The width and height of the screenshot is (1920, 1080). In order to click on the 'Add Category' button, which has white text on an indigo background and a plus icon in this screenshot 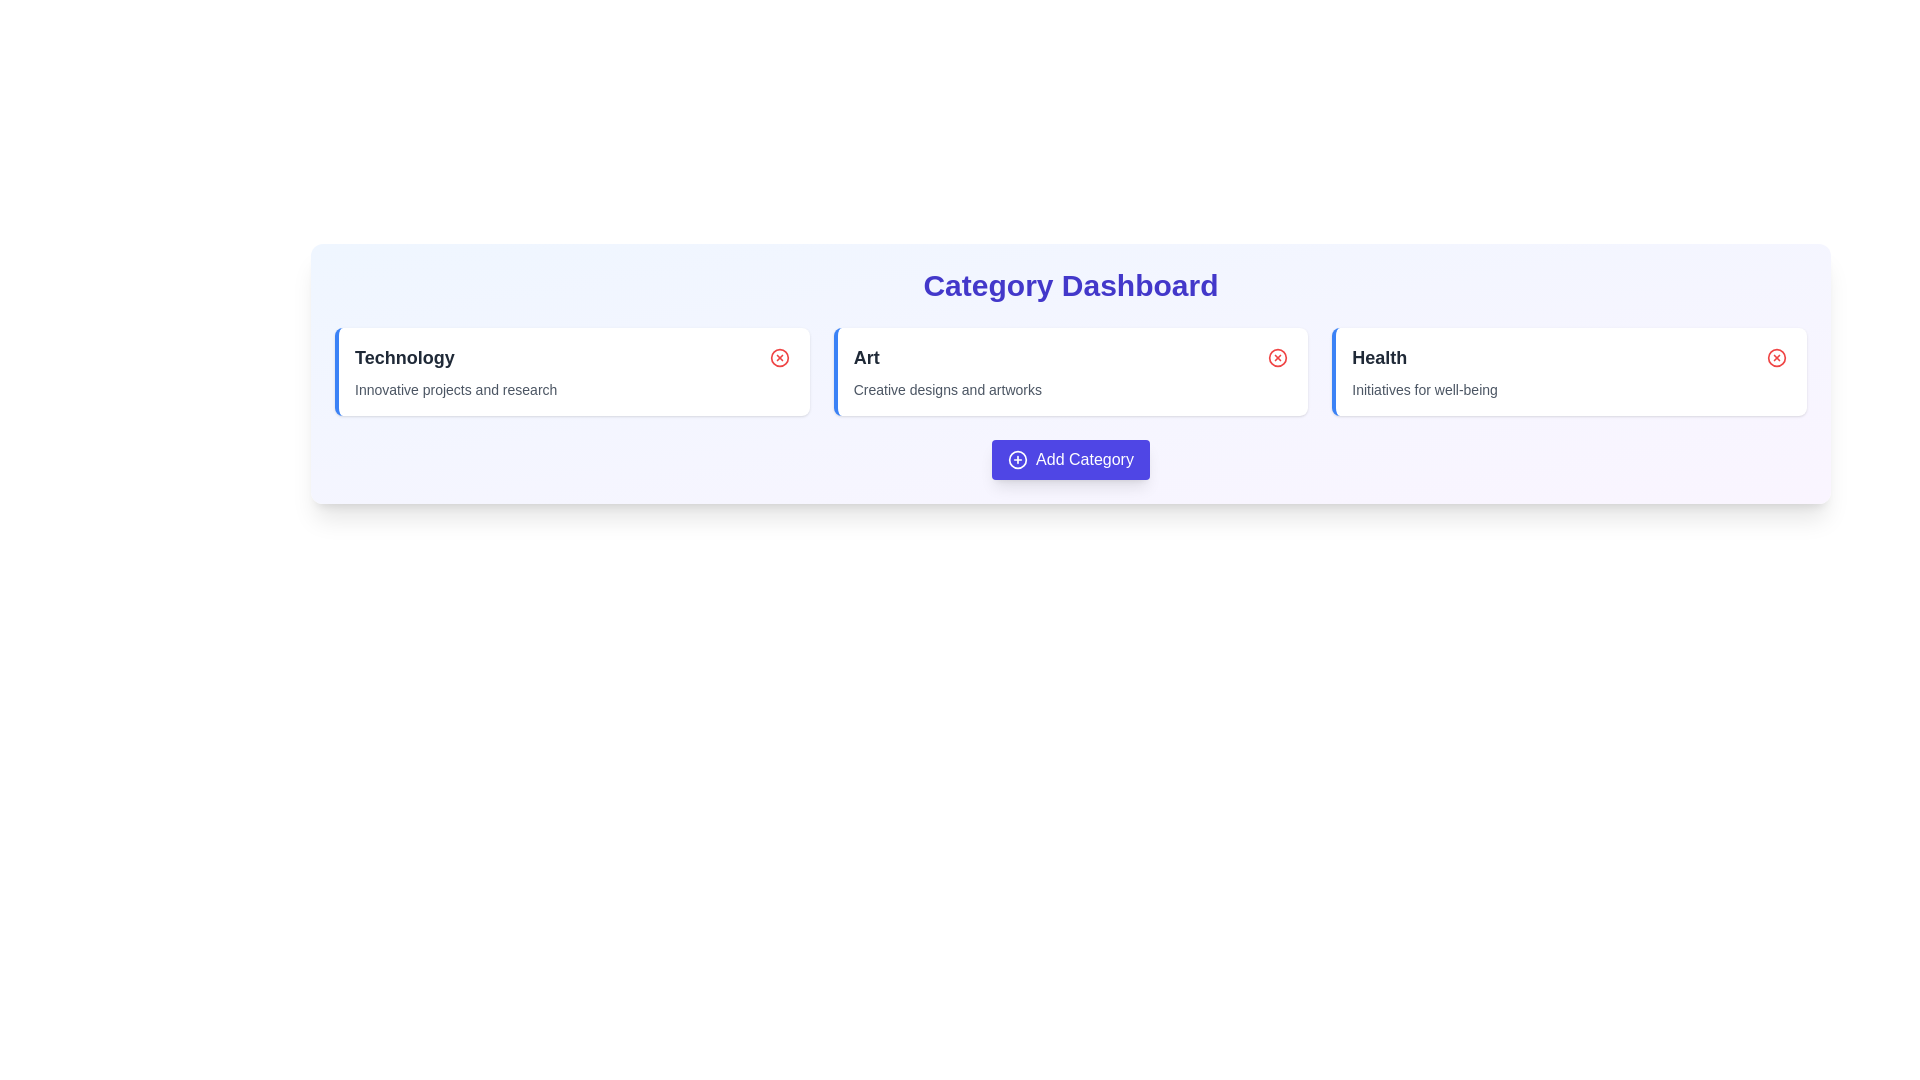, I will do `click(1069, 459)`.